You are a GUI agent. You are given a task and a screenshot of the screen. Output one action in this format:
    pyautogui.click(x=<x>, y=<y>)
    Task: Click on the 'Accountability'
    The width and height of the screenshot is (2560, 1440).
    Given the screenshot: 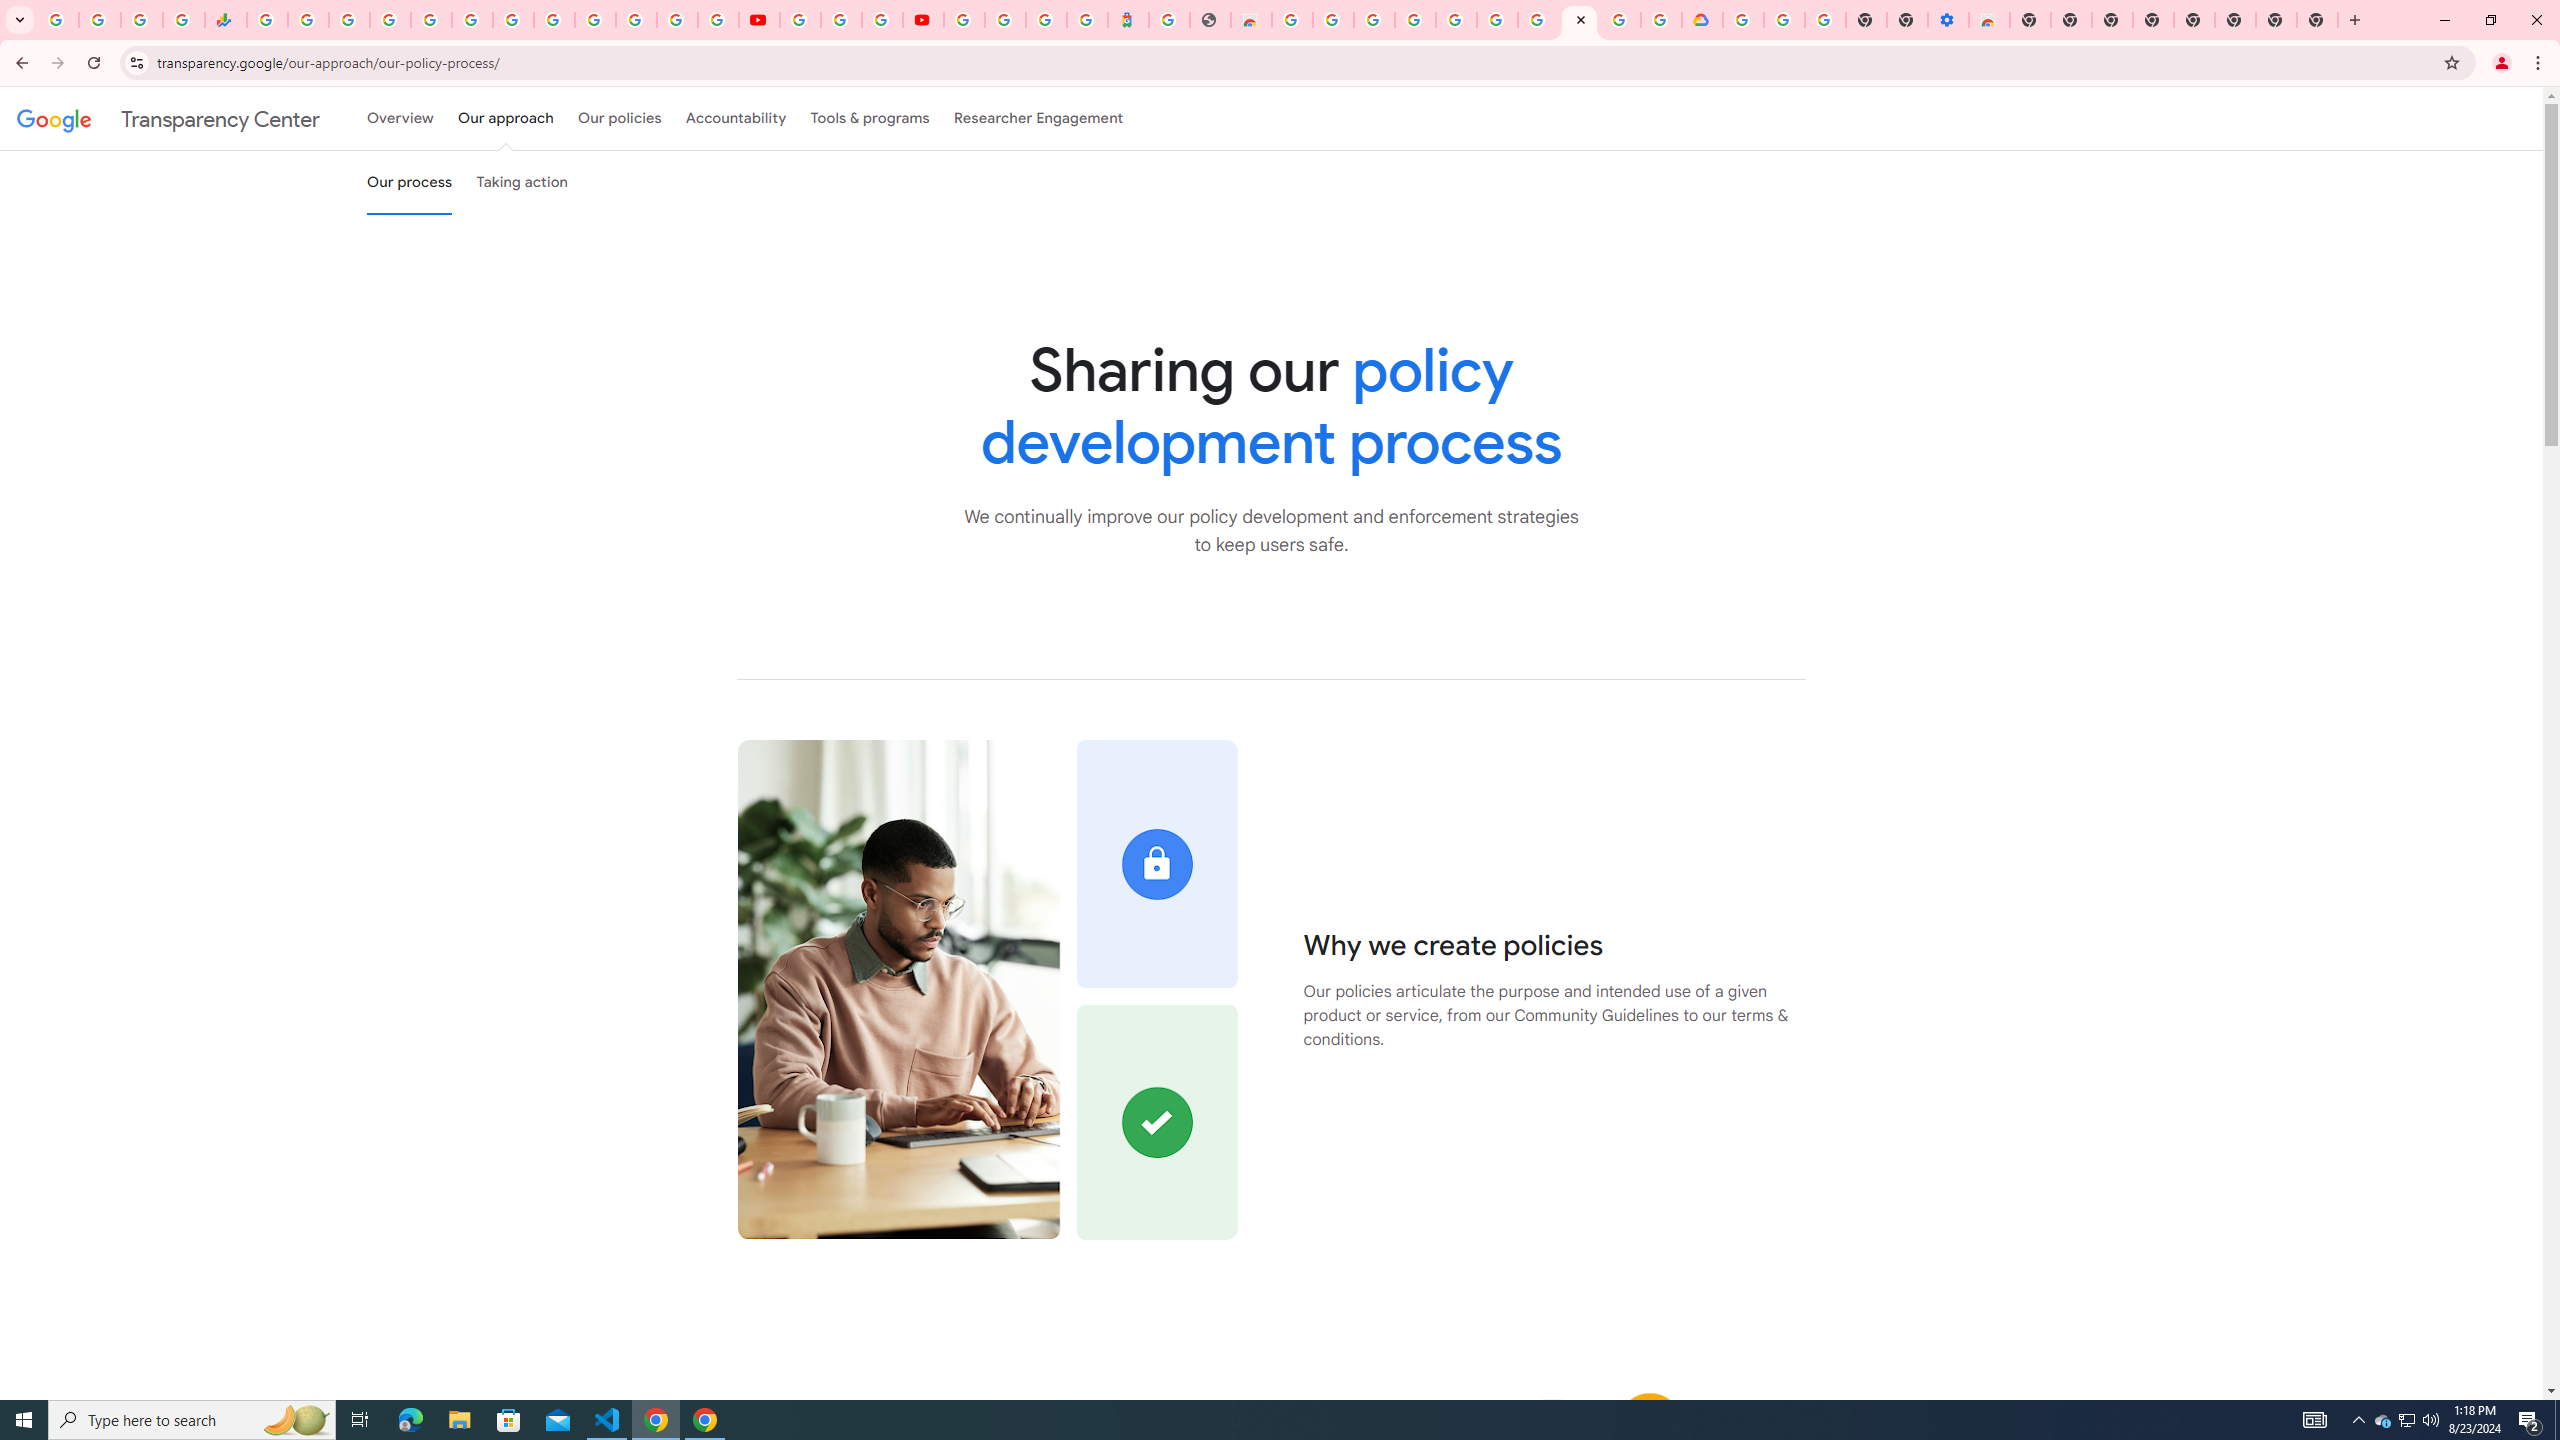 What is the action you would take?
    pyautogui.click(x=735, y=118)
    